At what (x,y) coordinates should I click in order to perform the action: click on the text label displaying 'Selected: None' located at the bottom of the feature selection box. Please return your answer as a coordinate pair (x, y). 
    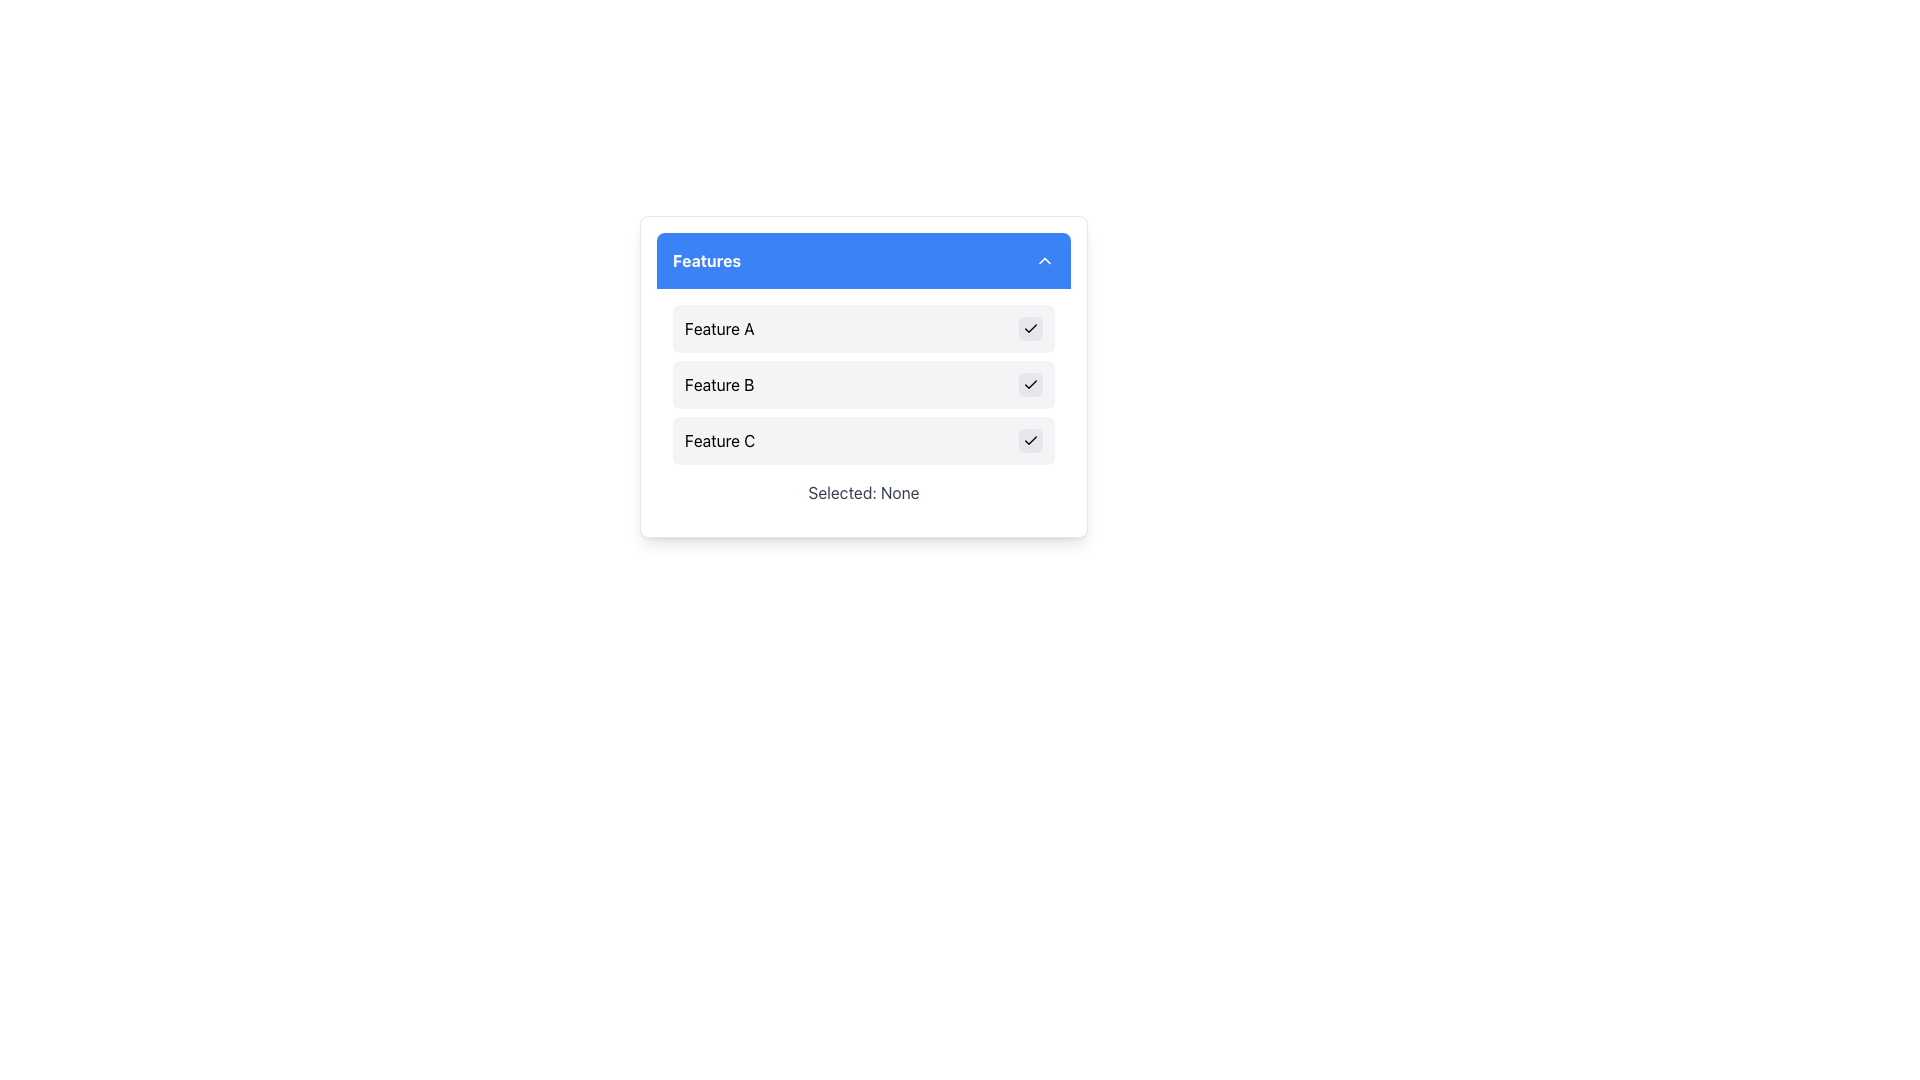
    Looking at the image, I should click on (864, 493).